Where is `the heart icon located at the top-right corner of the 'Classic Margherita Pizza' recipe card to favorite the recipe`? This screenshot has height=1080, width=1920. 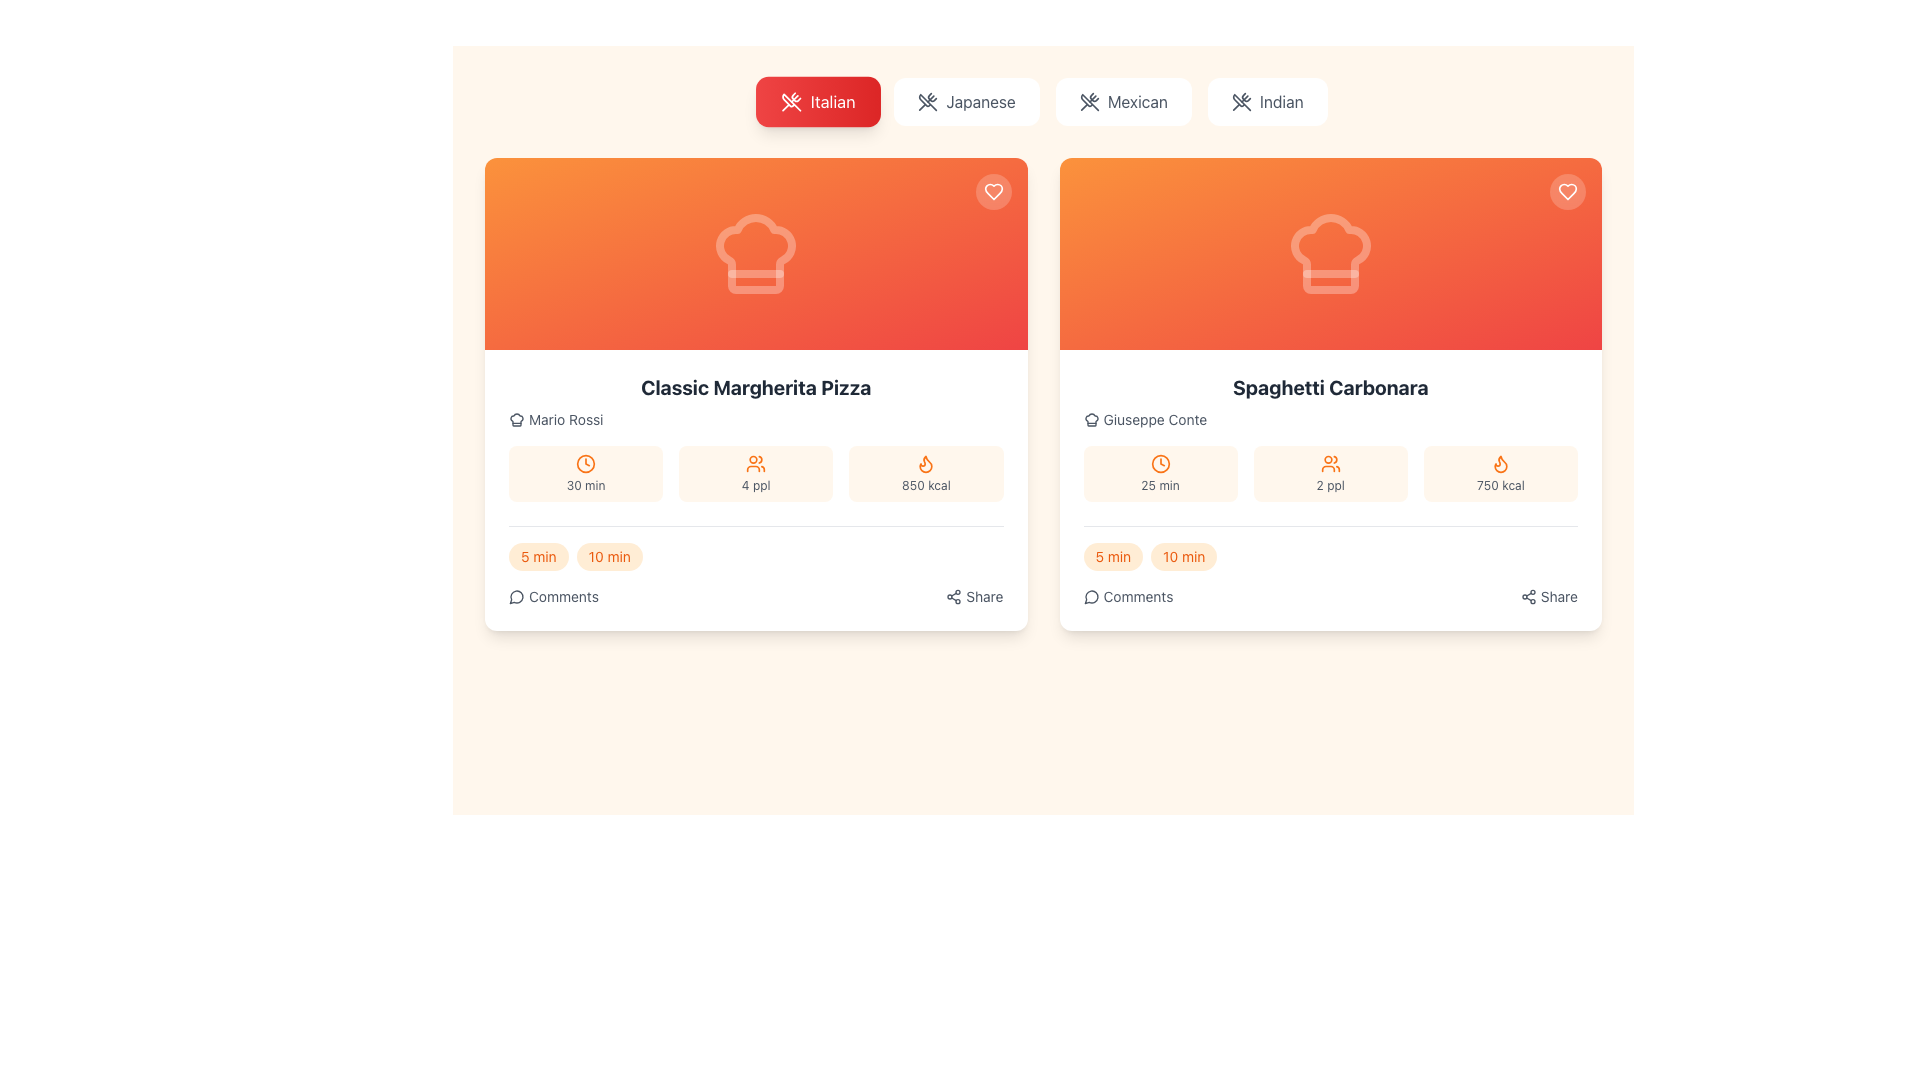
the heart icon located at the top-right corner of the 'Classic Margherita Pizza' recipe card to favorite the recipe is located at coordinates (993, 192).